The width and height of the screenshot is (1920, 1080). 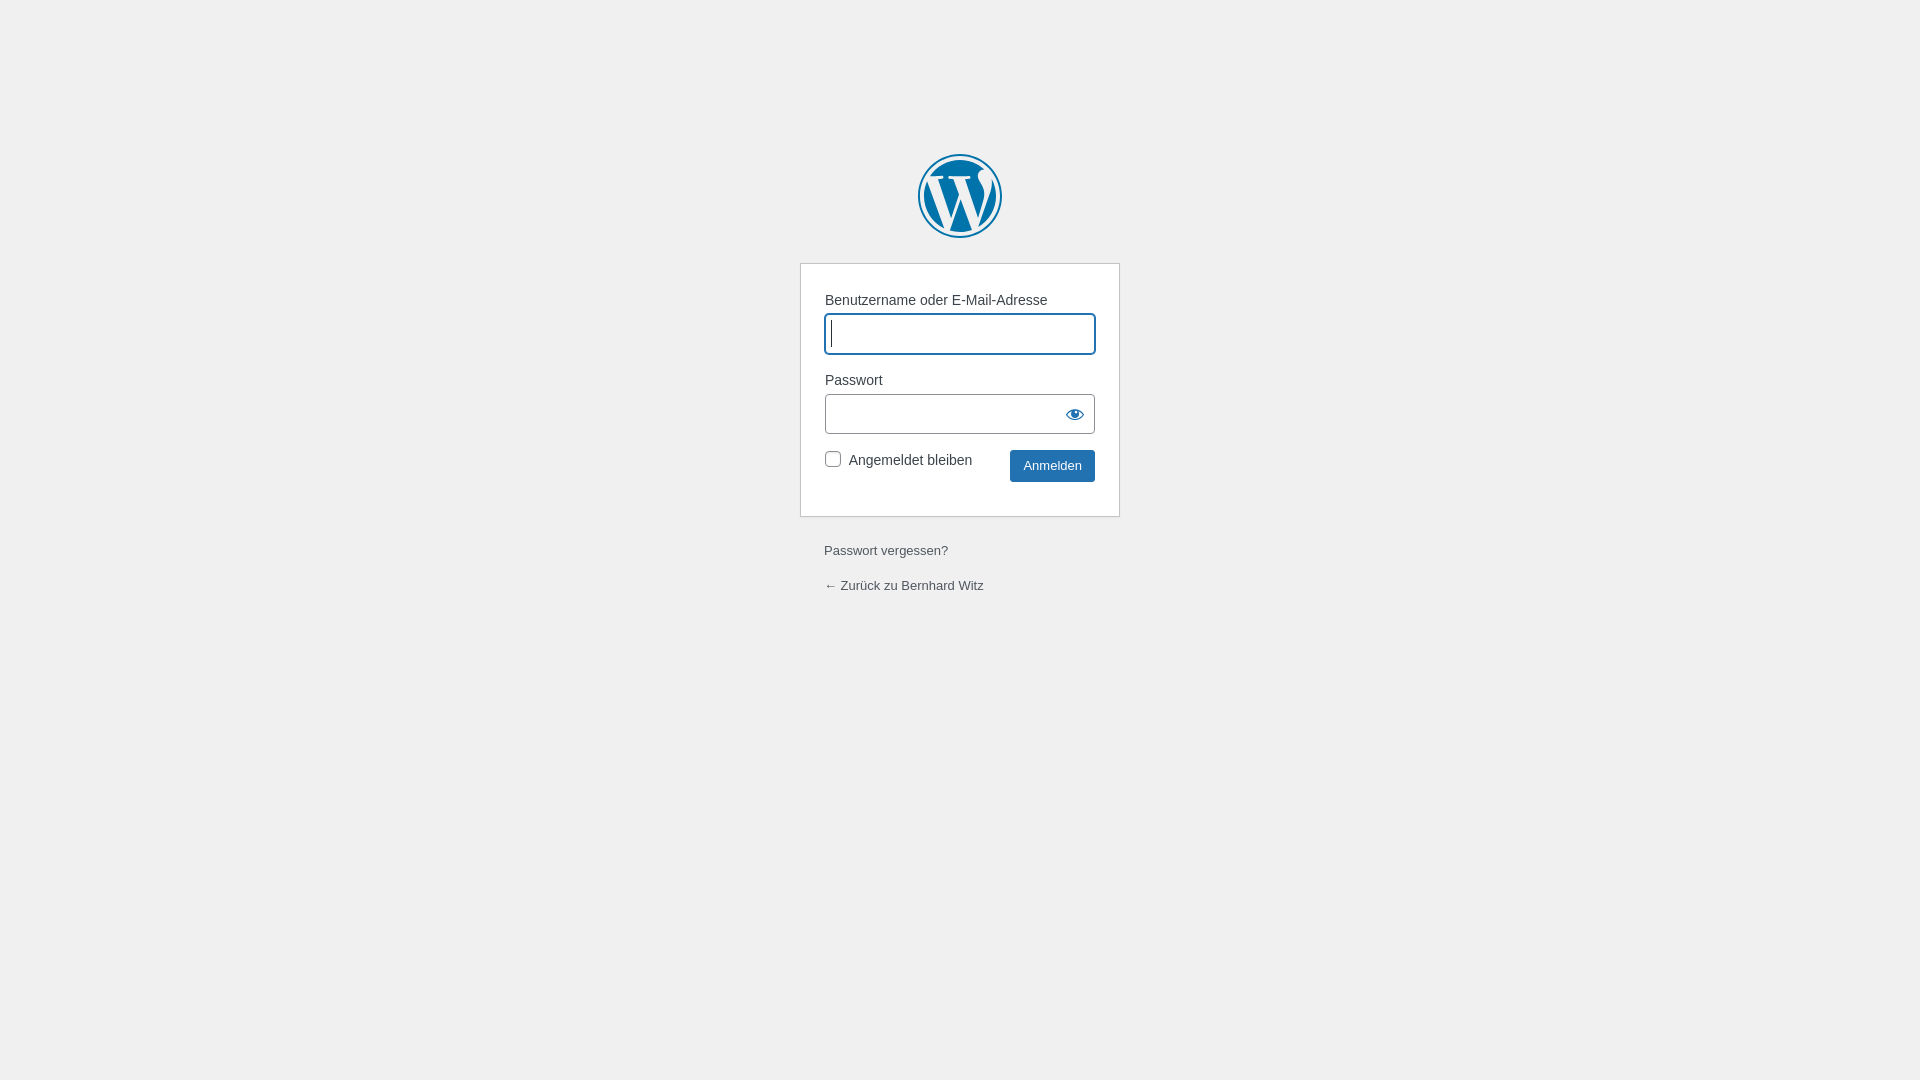 What do you see at coordinates (960, 196) in the screenshot?
I see `'Powered by WordPress'` at bounding box center [960, 196].